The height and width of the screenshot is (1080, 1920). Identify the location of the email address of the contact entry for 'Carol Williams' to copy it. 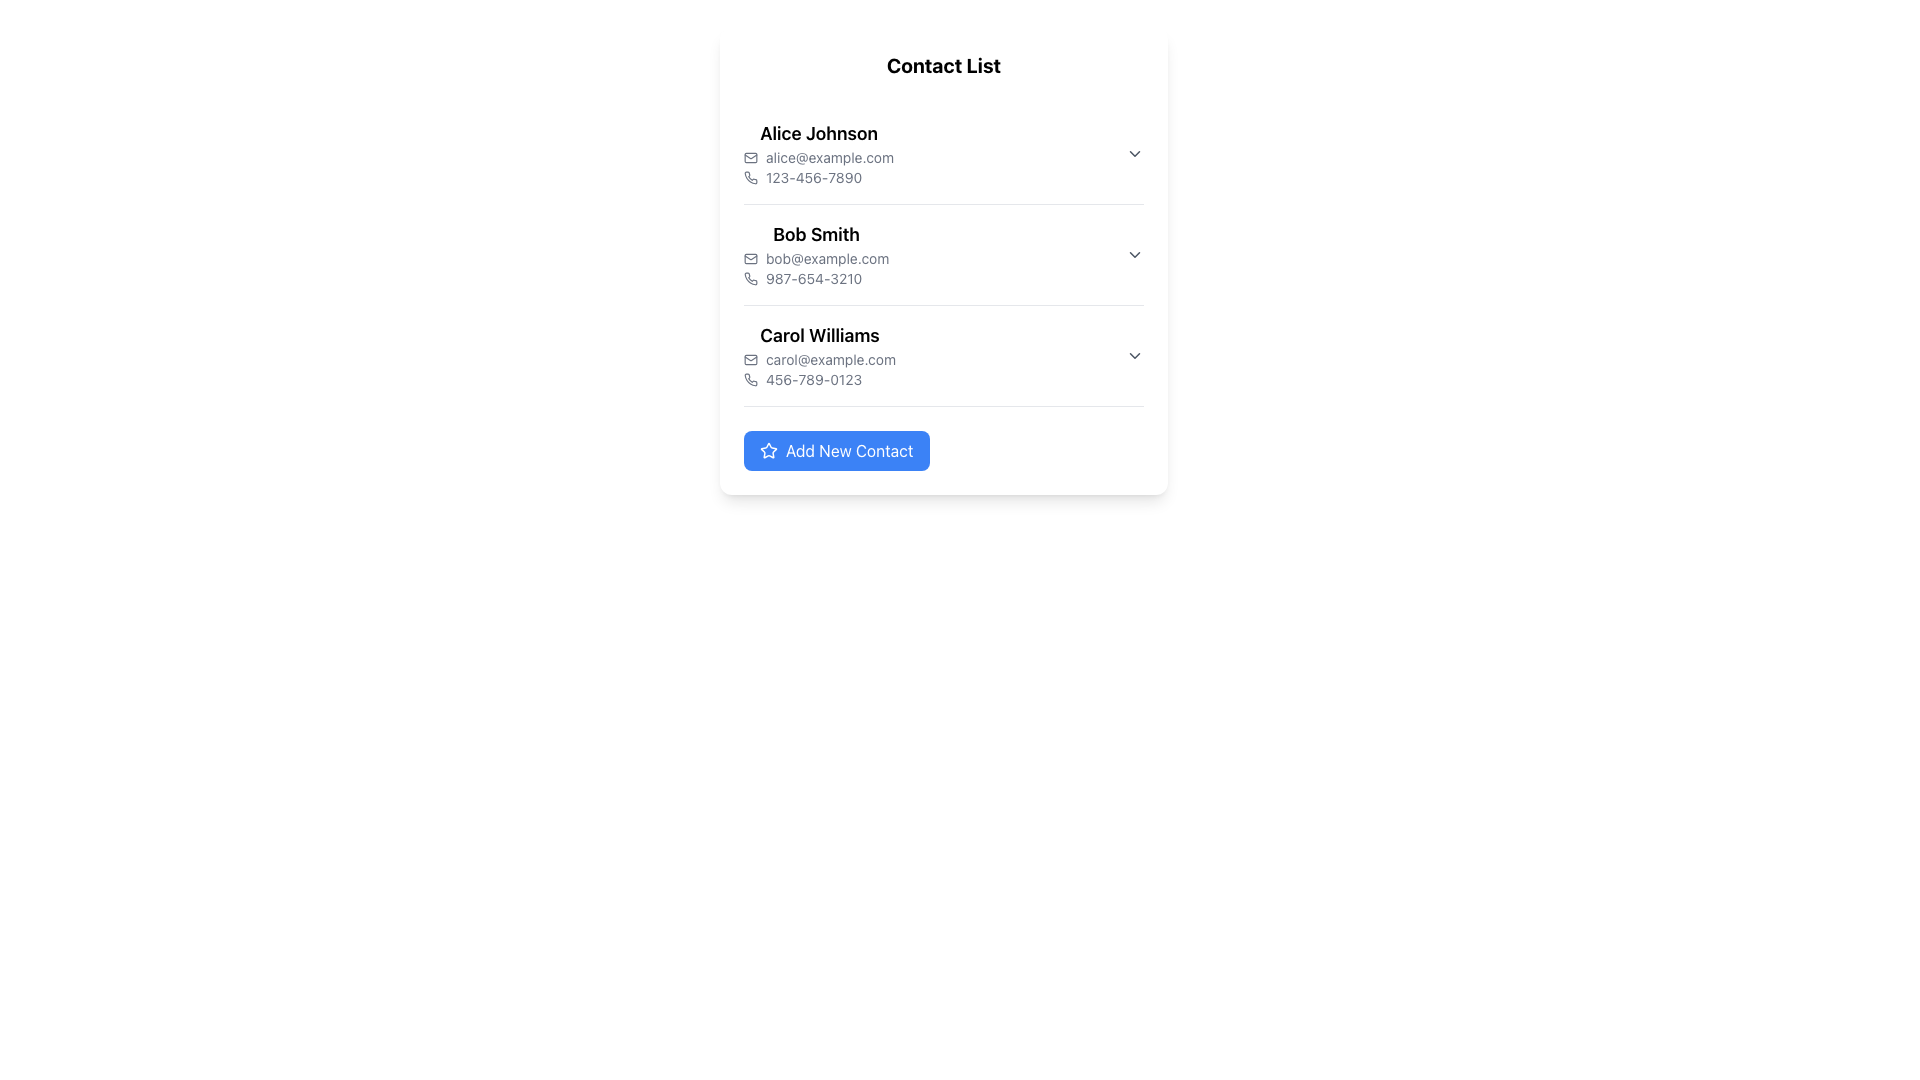
(820, 354).